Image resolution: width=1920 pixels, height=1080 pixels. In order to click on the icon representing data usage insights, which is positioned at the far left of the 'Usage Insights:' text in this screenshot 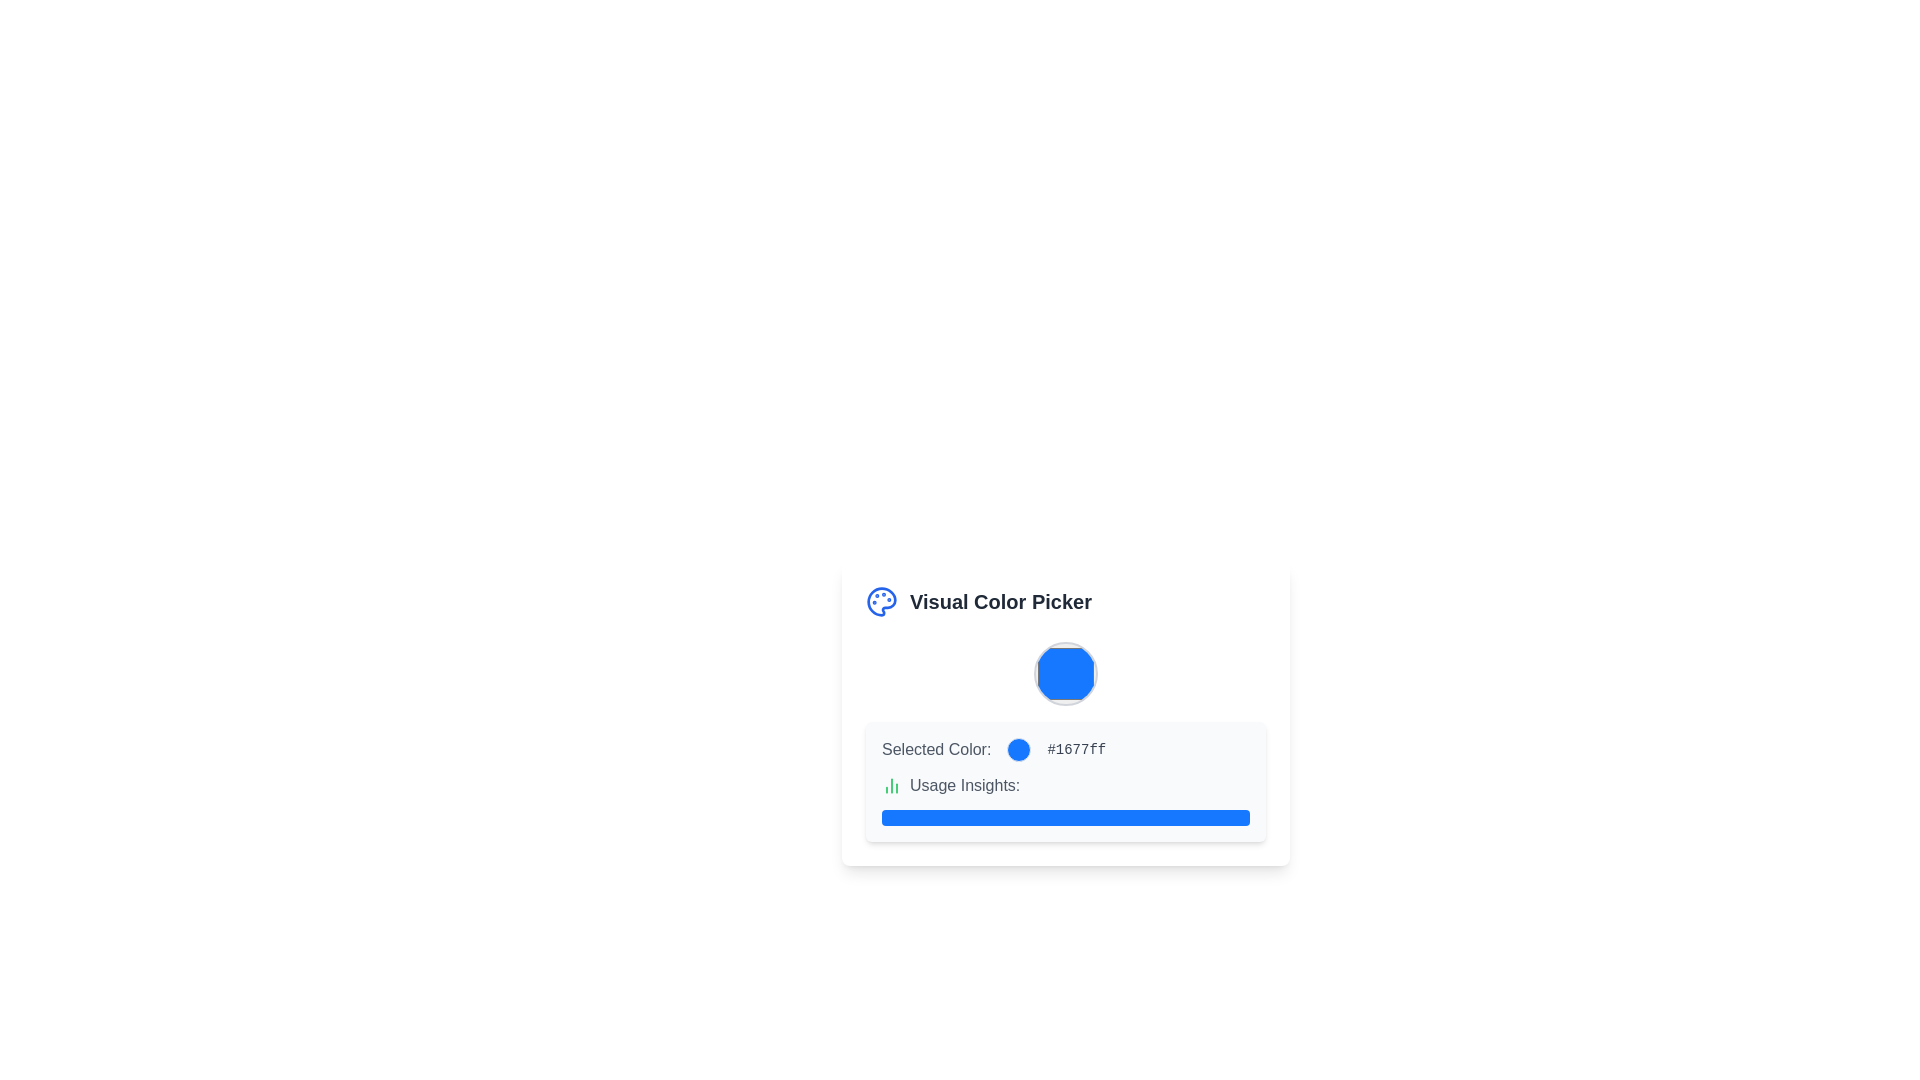, I will do `click(891, 785)`.